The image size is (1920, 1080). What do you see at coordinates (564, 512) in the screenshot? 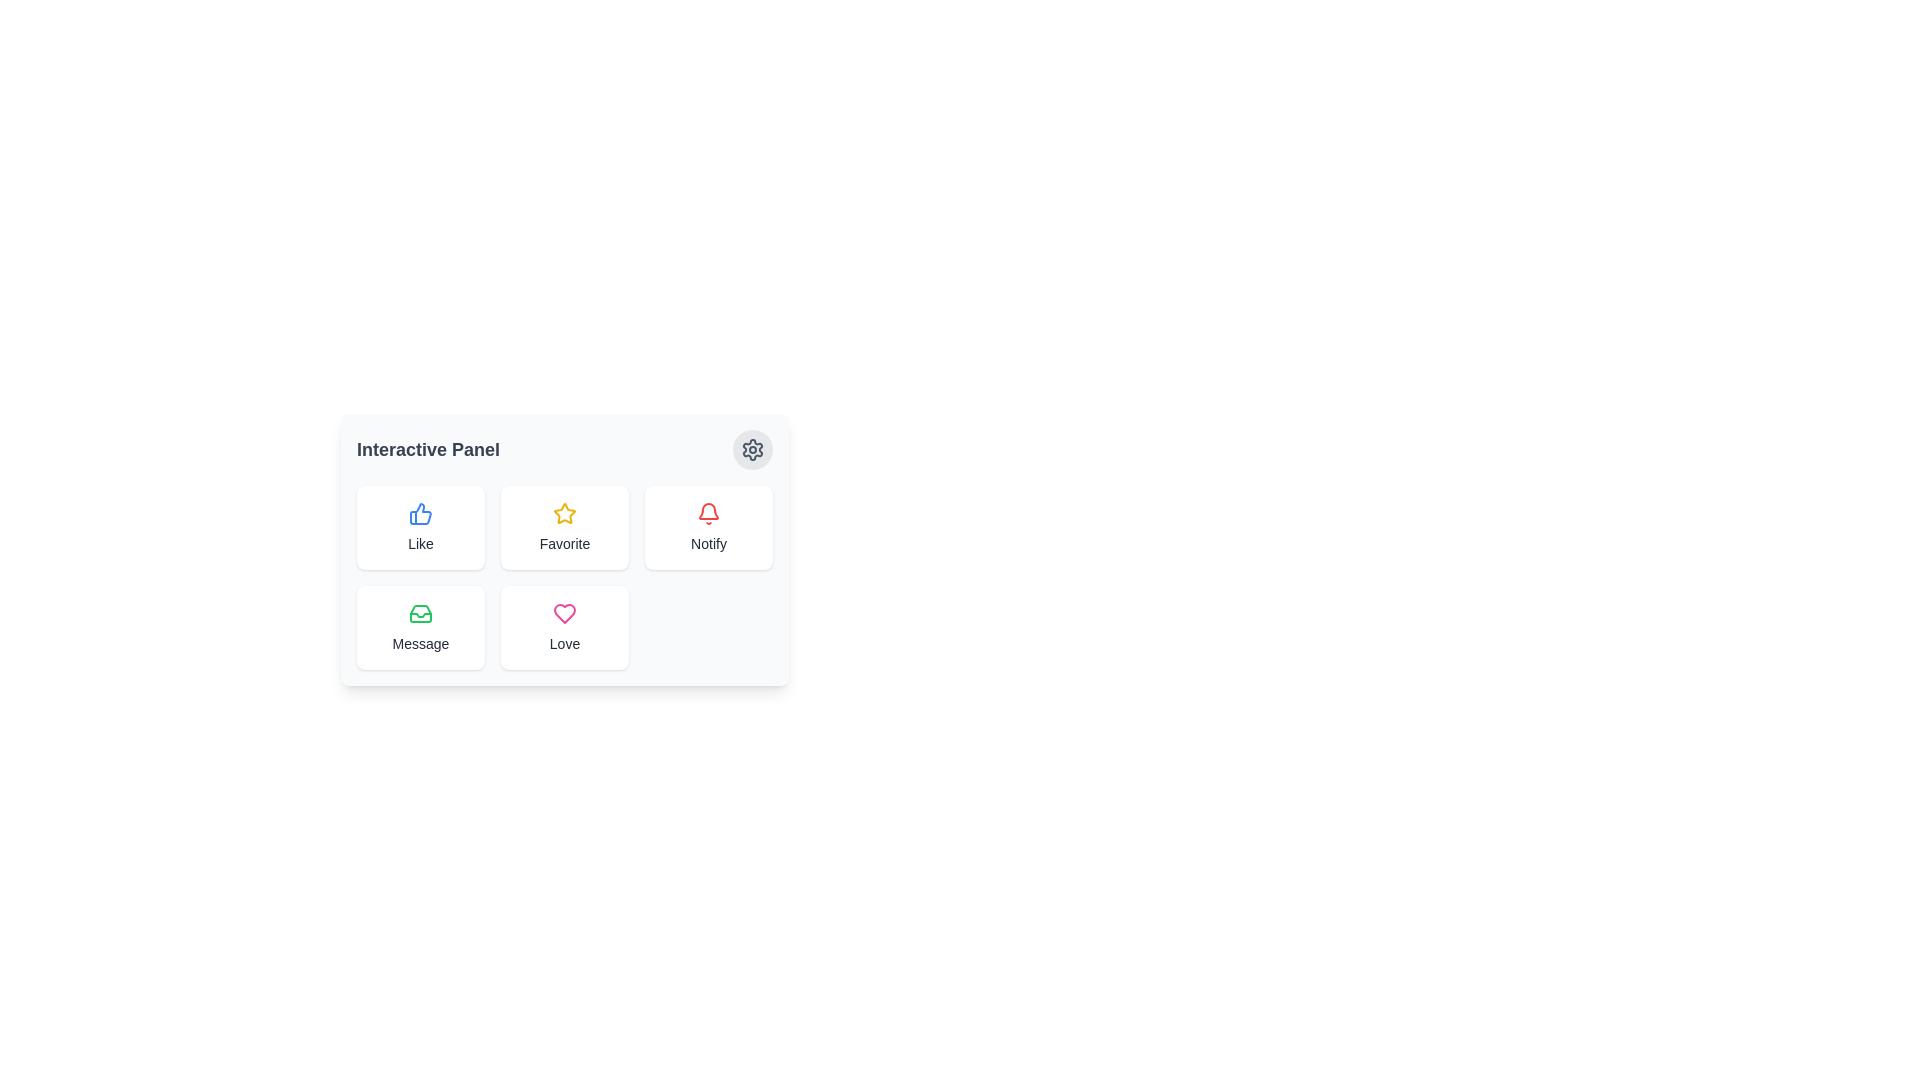
I see `the star-shaped icon with a yellow outline located in the 'Interactive Panel', positioned between the 'Like' and 'Notify' icons` at bounding box center [564, 512].